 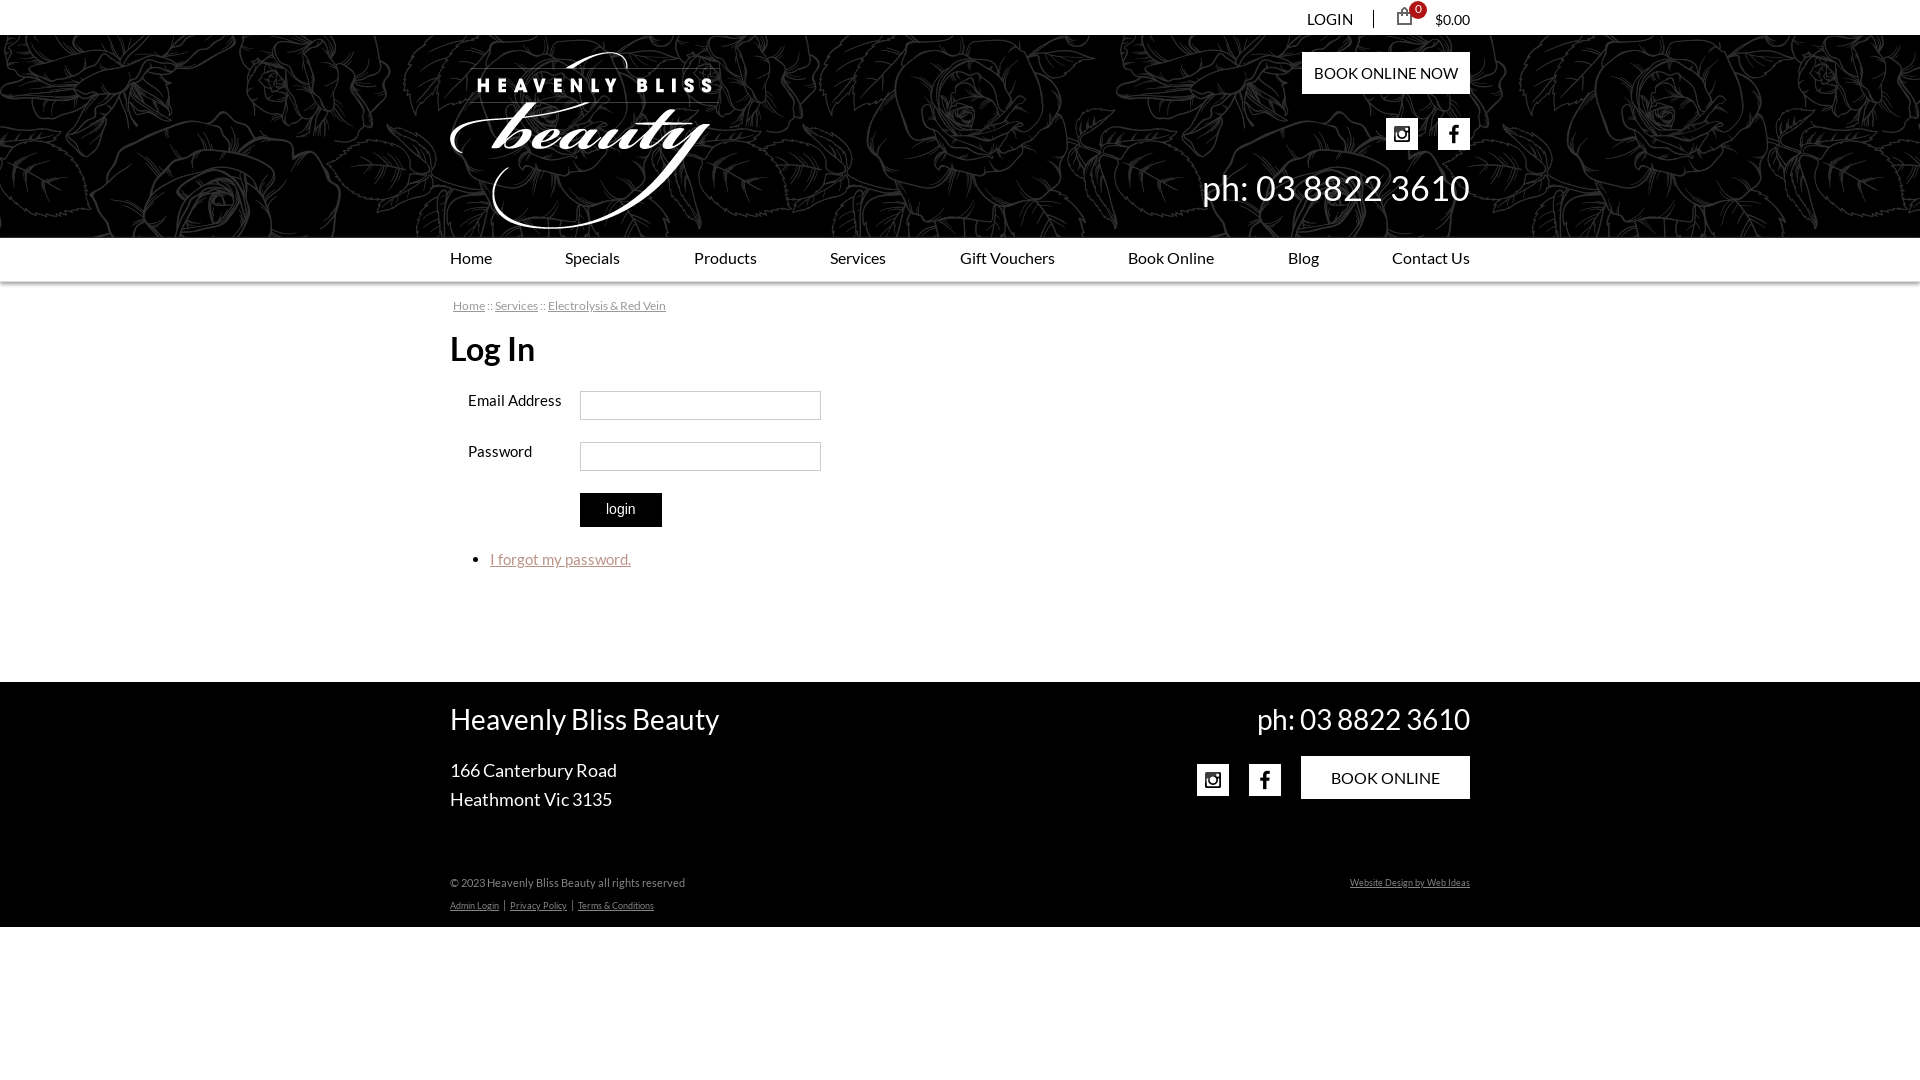 What do you see at coordinates (1362, 187) in the screenshot?
I see `'03 8822 3610'` at bounding box center [1362, 187].